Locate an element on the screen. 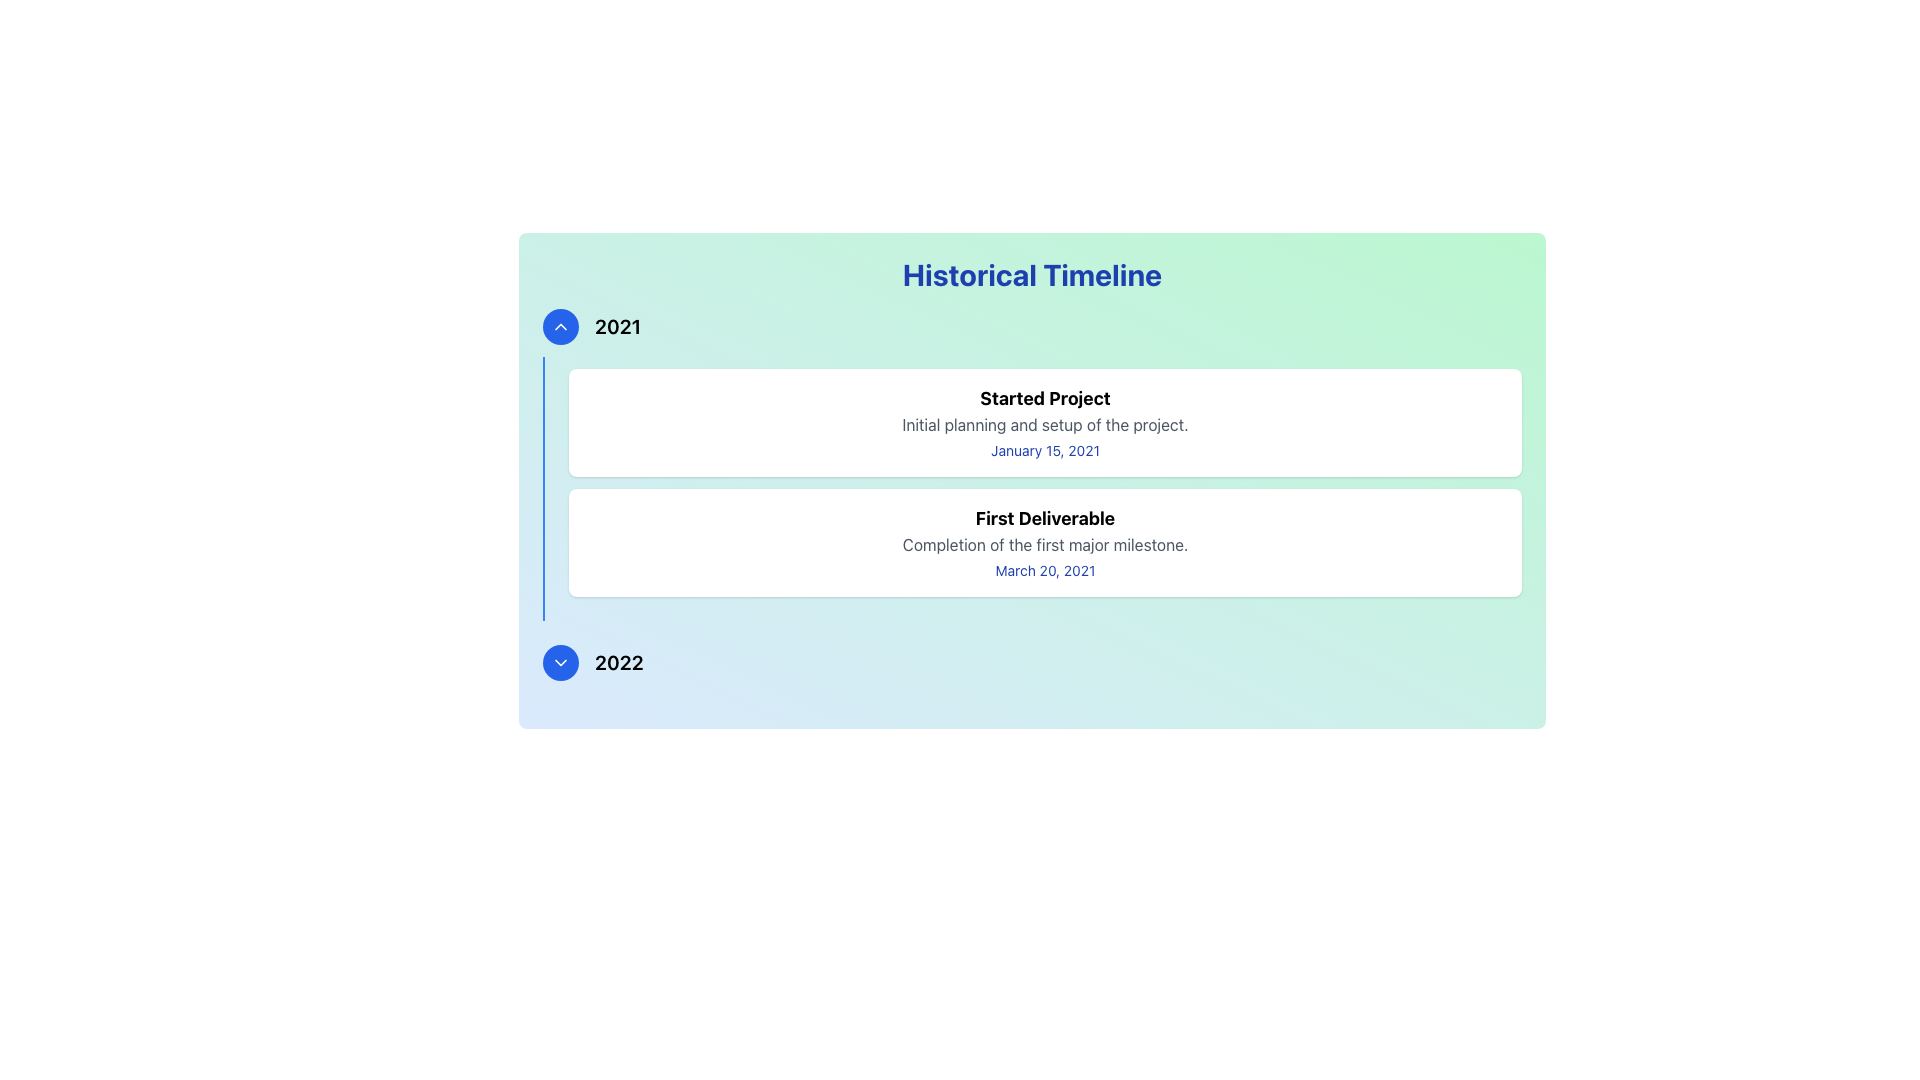 The width and height of the screenshot is (1920, 1080). the text label displaying '2021' which is bold and larger, located next to a blue upward-facing chevron icon on a light green background is located at coordinates (617, 326).